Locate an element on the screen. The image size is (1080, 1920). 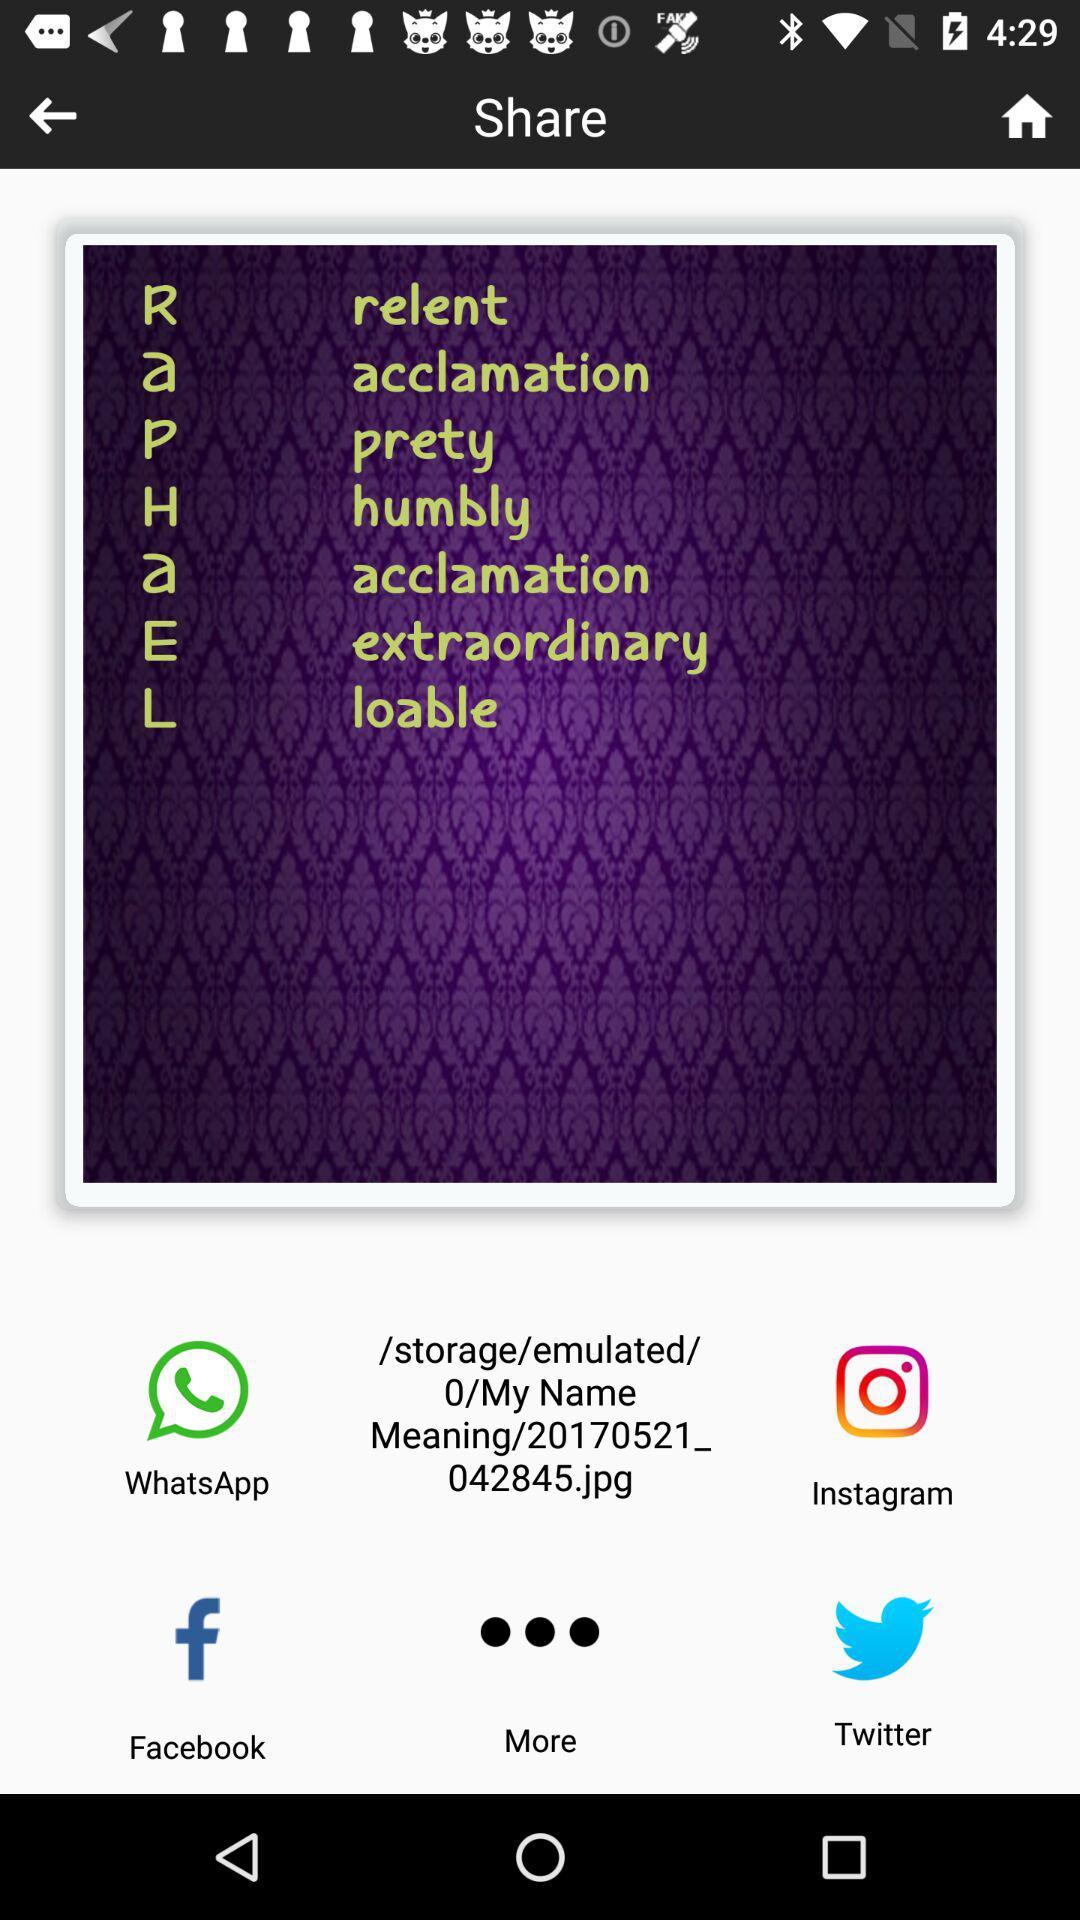
item to the right of the storage emulated 0 item is located at coordinates (881, 1390).